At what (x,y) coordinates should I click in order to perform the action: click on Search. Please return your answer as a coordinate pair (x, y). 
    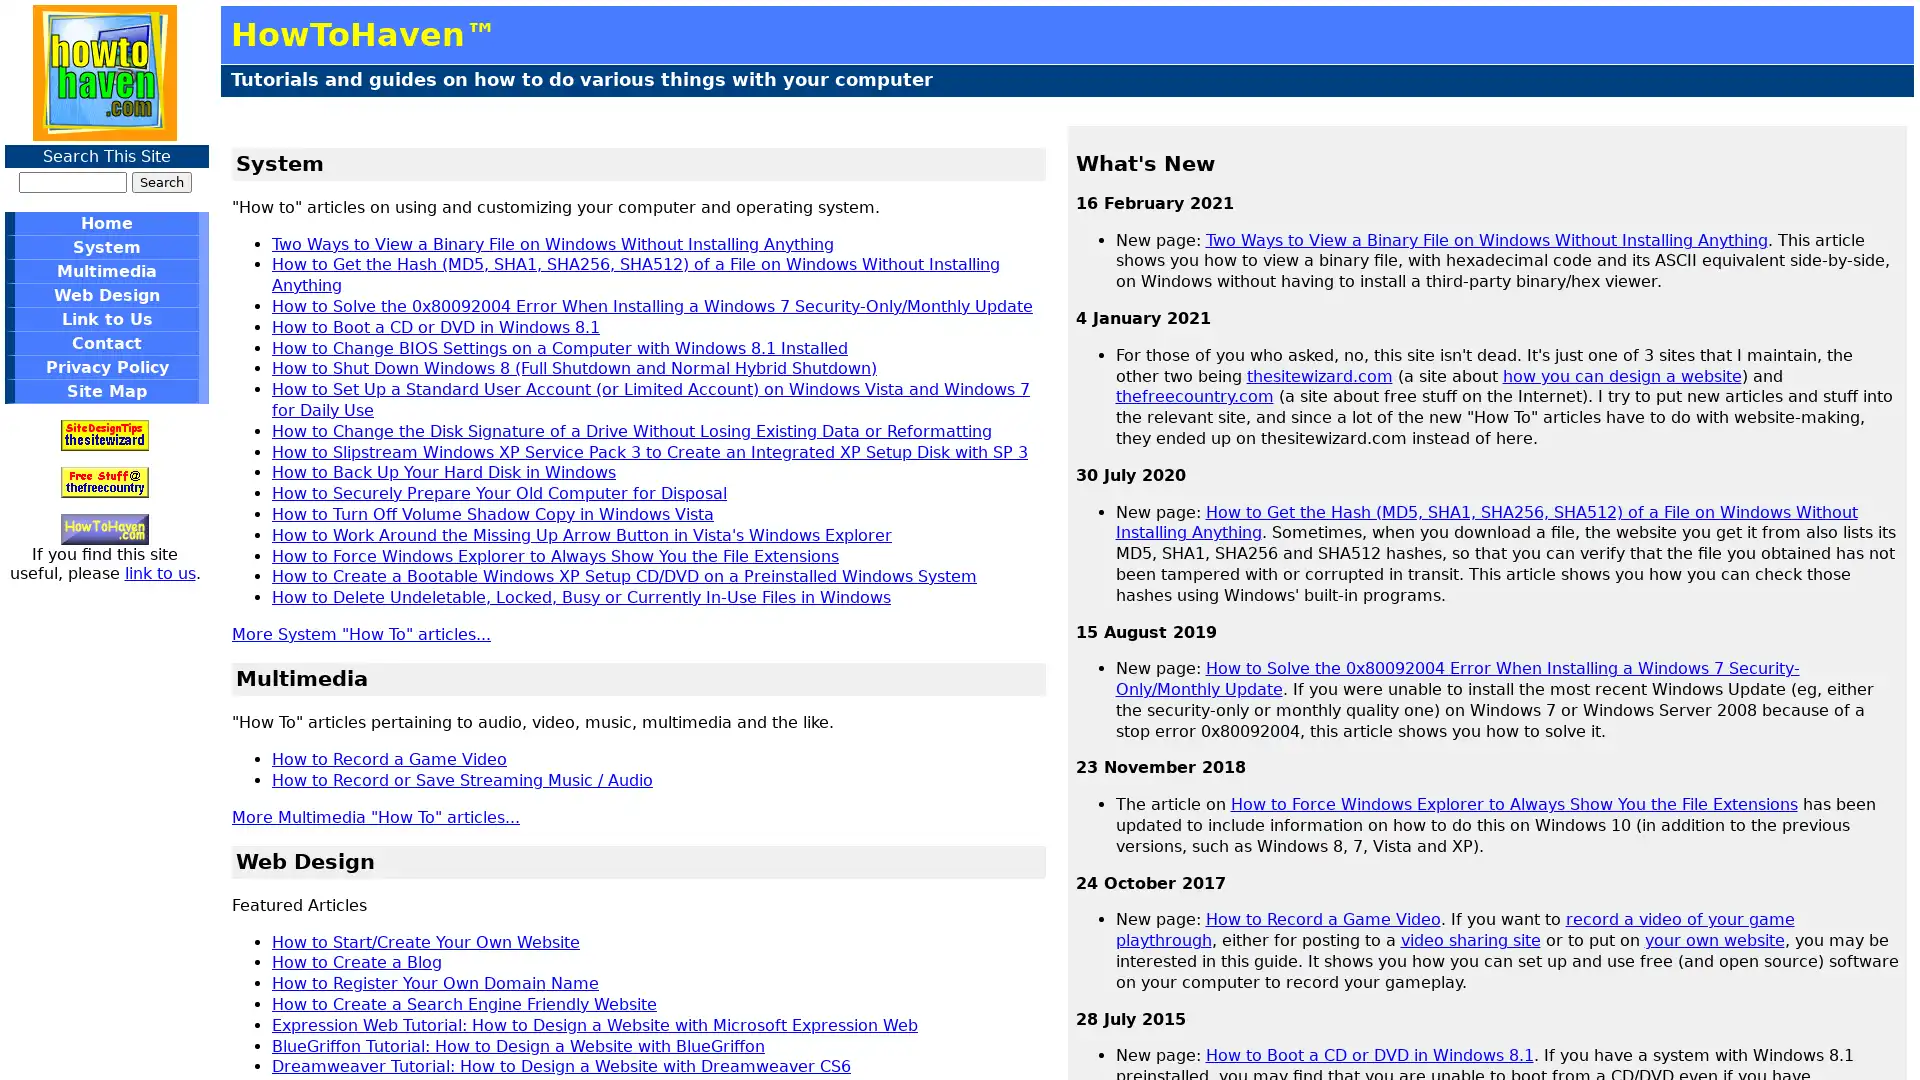
    Looking at the image, I should click on (161, 182).